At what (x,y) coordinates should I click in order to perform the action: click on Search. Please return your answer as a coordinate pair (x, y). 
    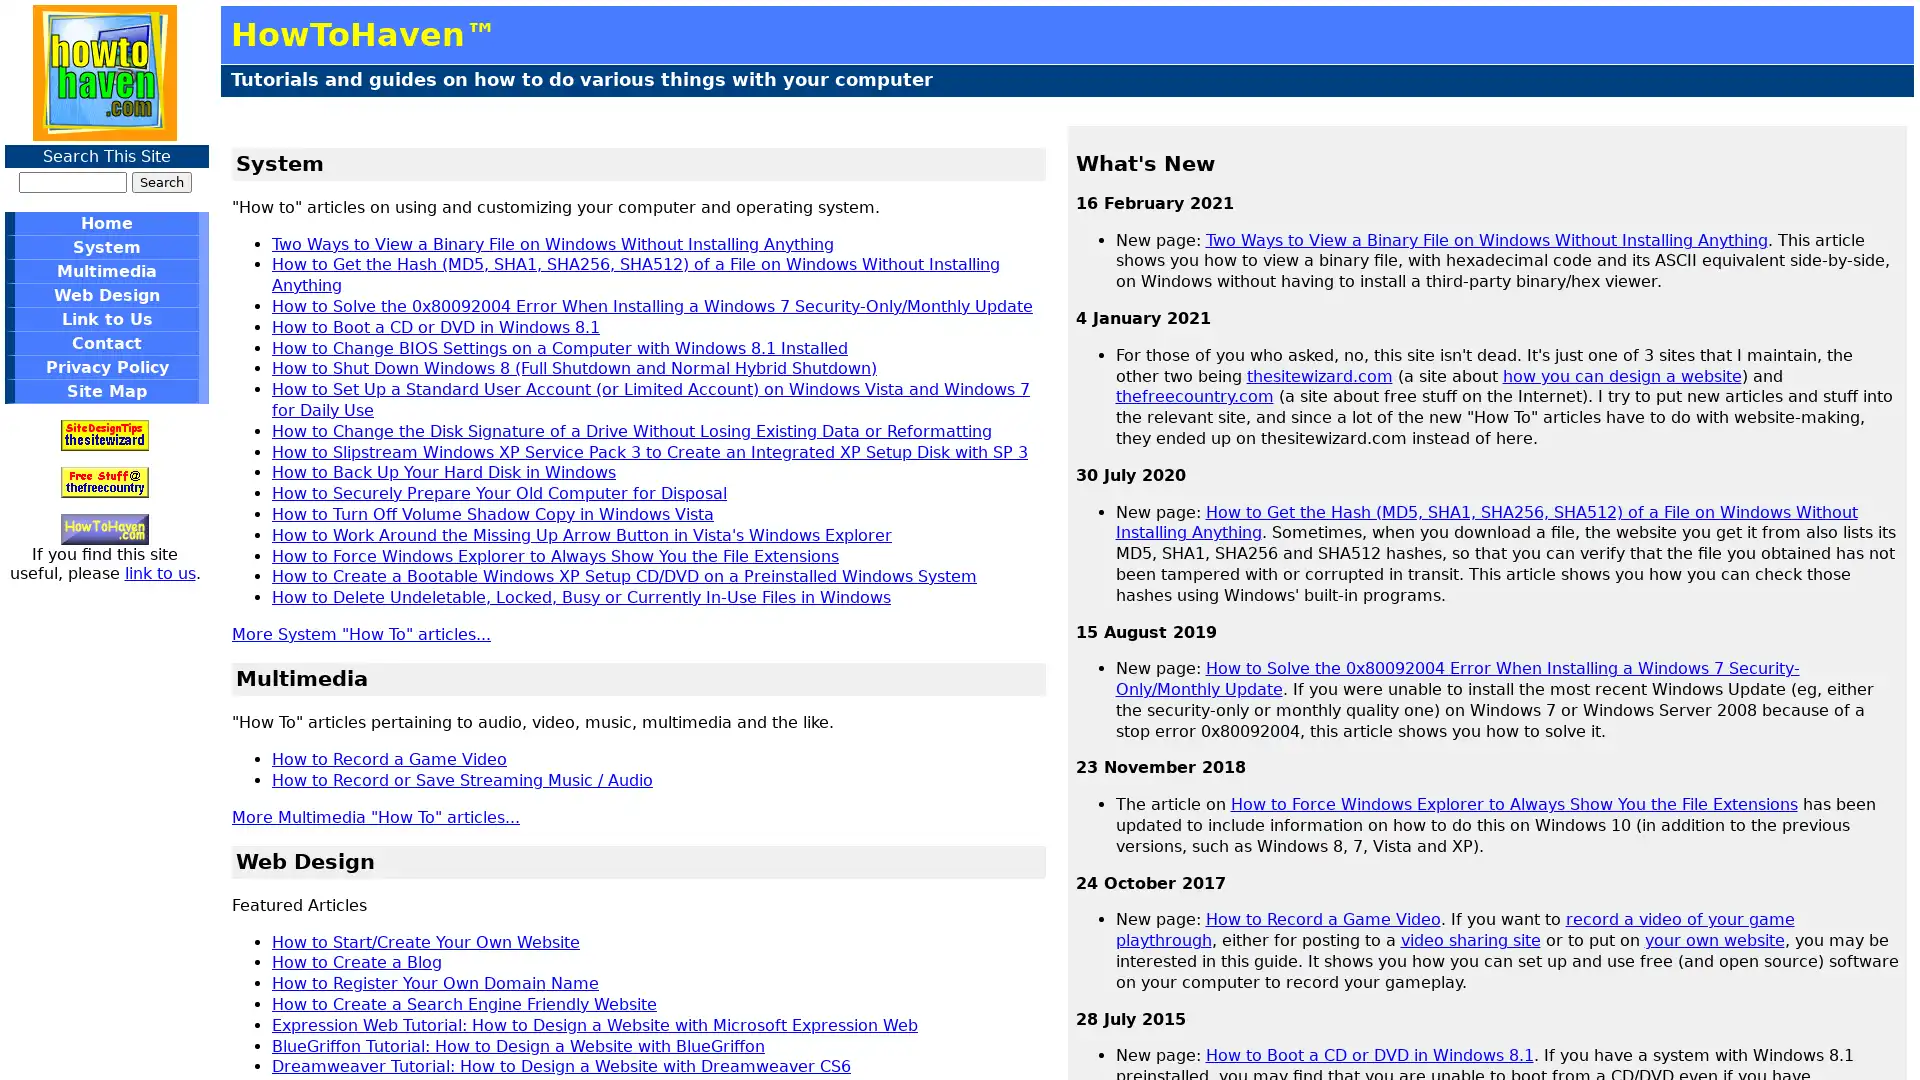
    Looking at the image, I should click on (161, 182).